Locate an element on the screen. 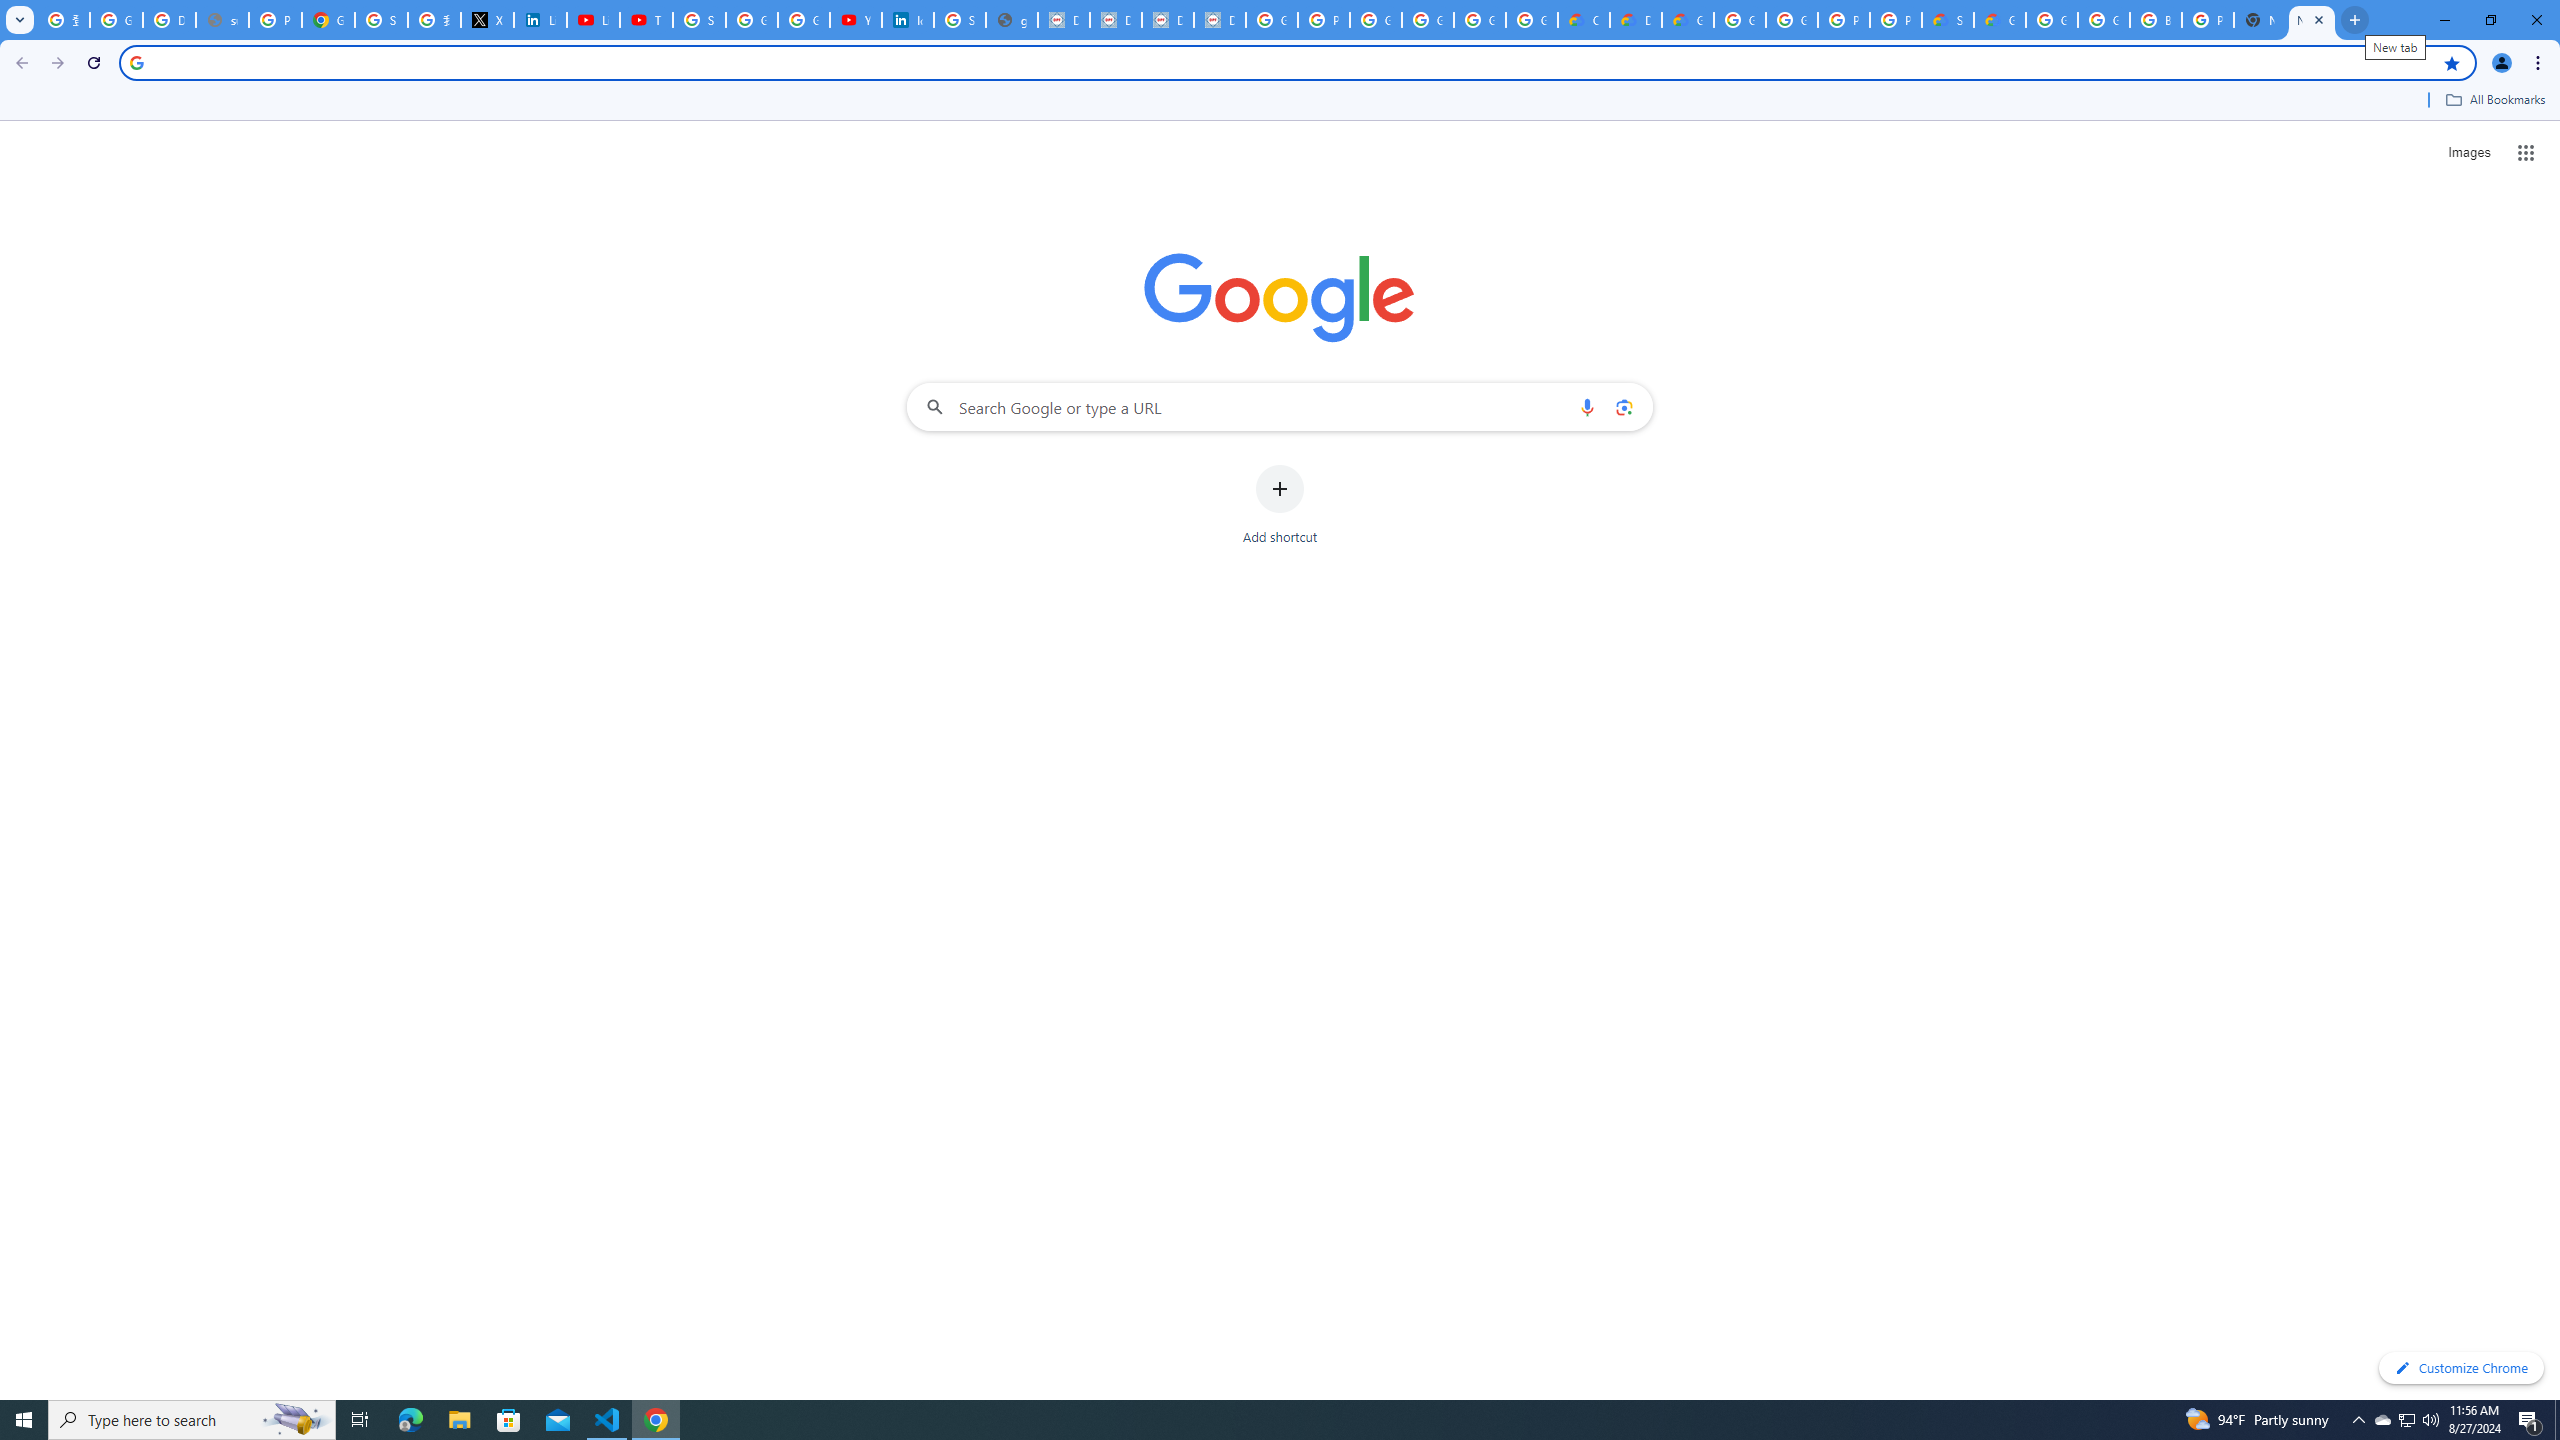 The image size is (2560, 1440). 'LinkedIn - YouTube' is located at coordinates (592, 19).